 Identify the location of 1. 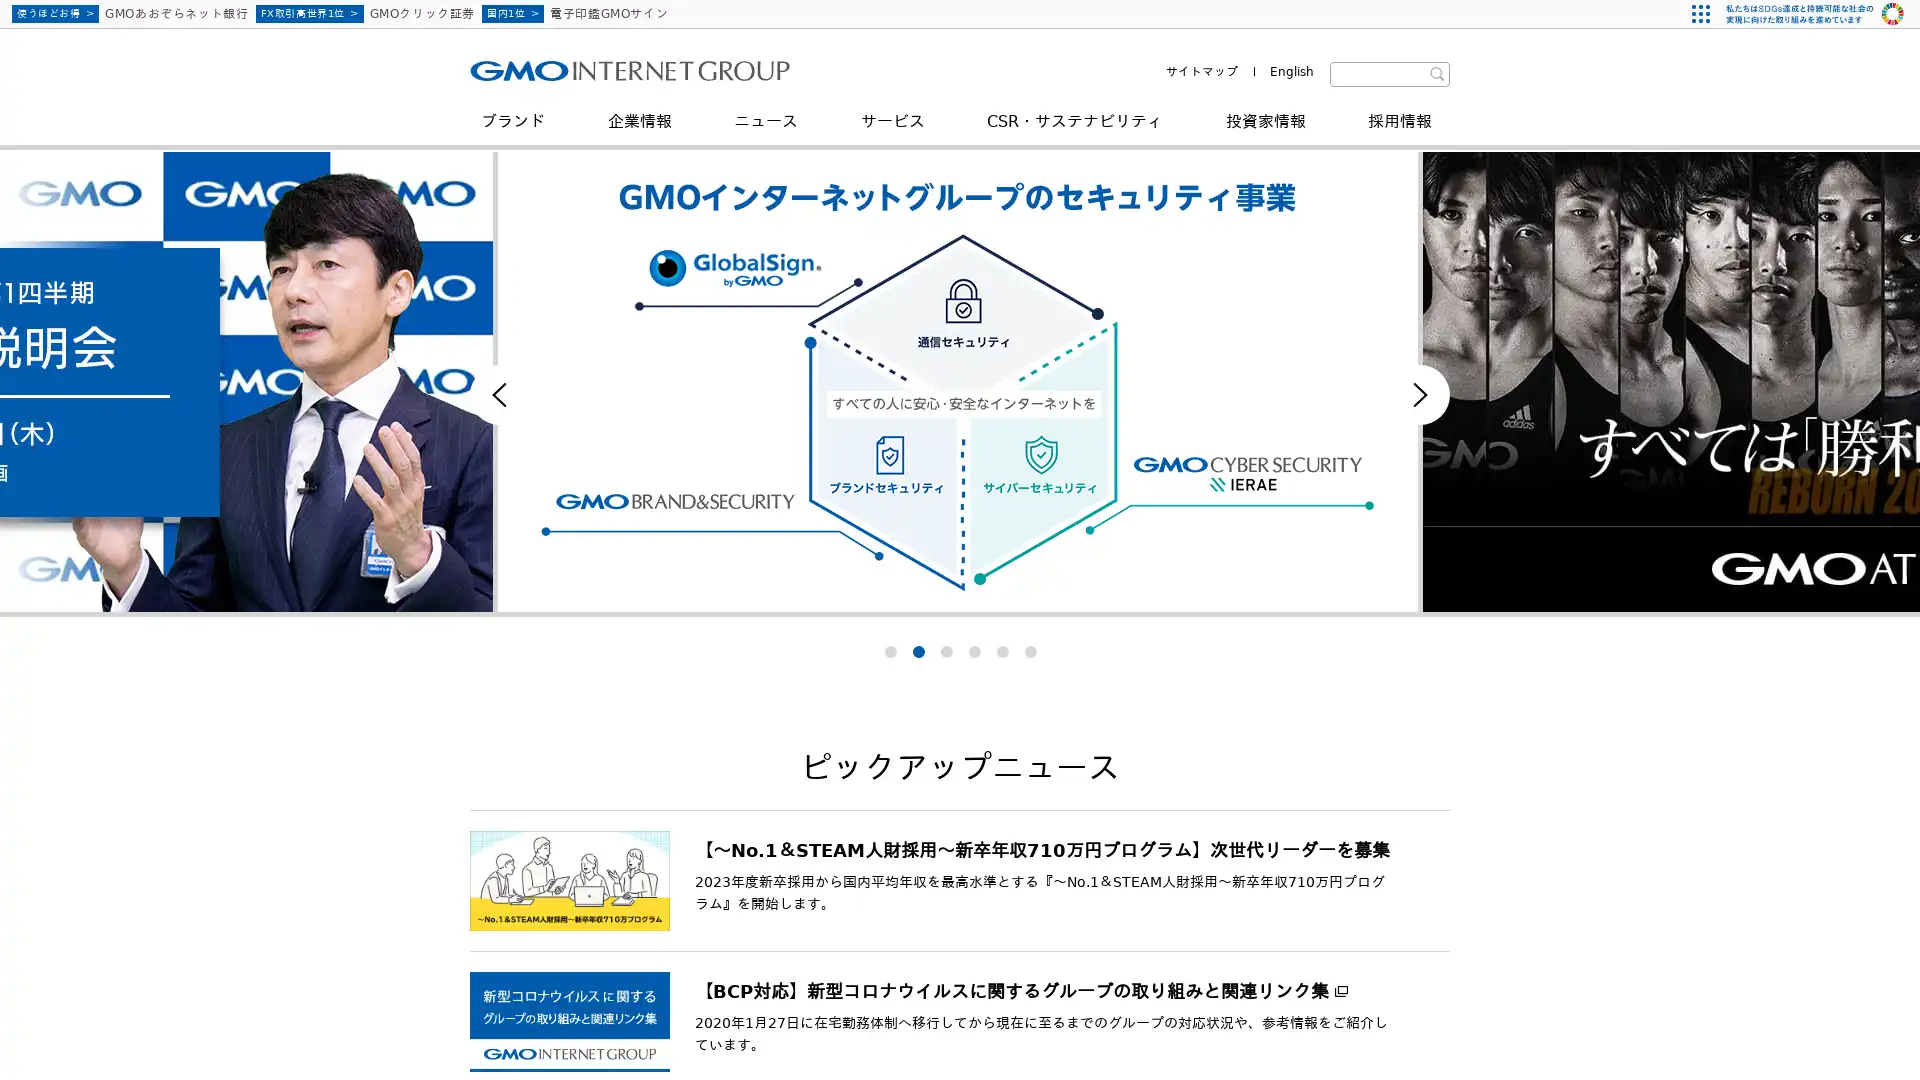
(888, 651).